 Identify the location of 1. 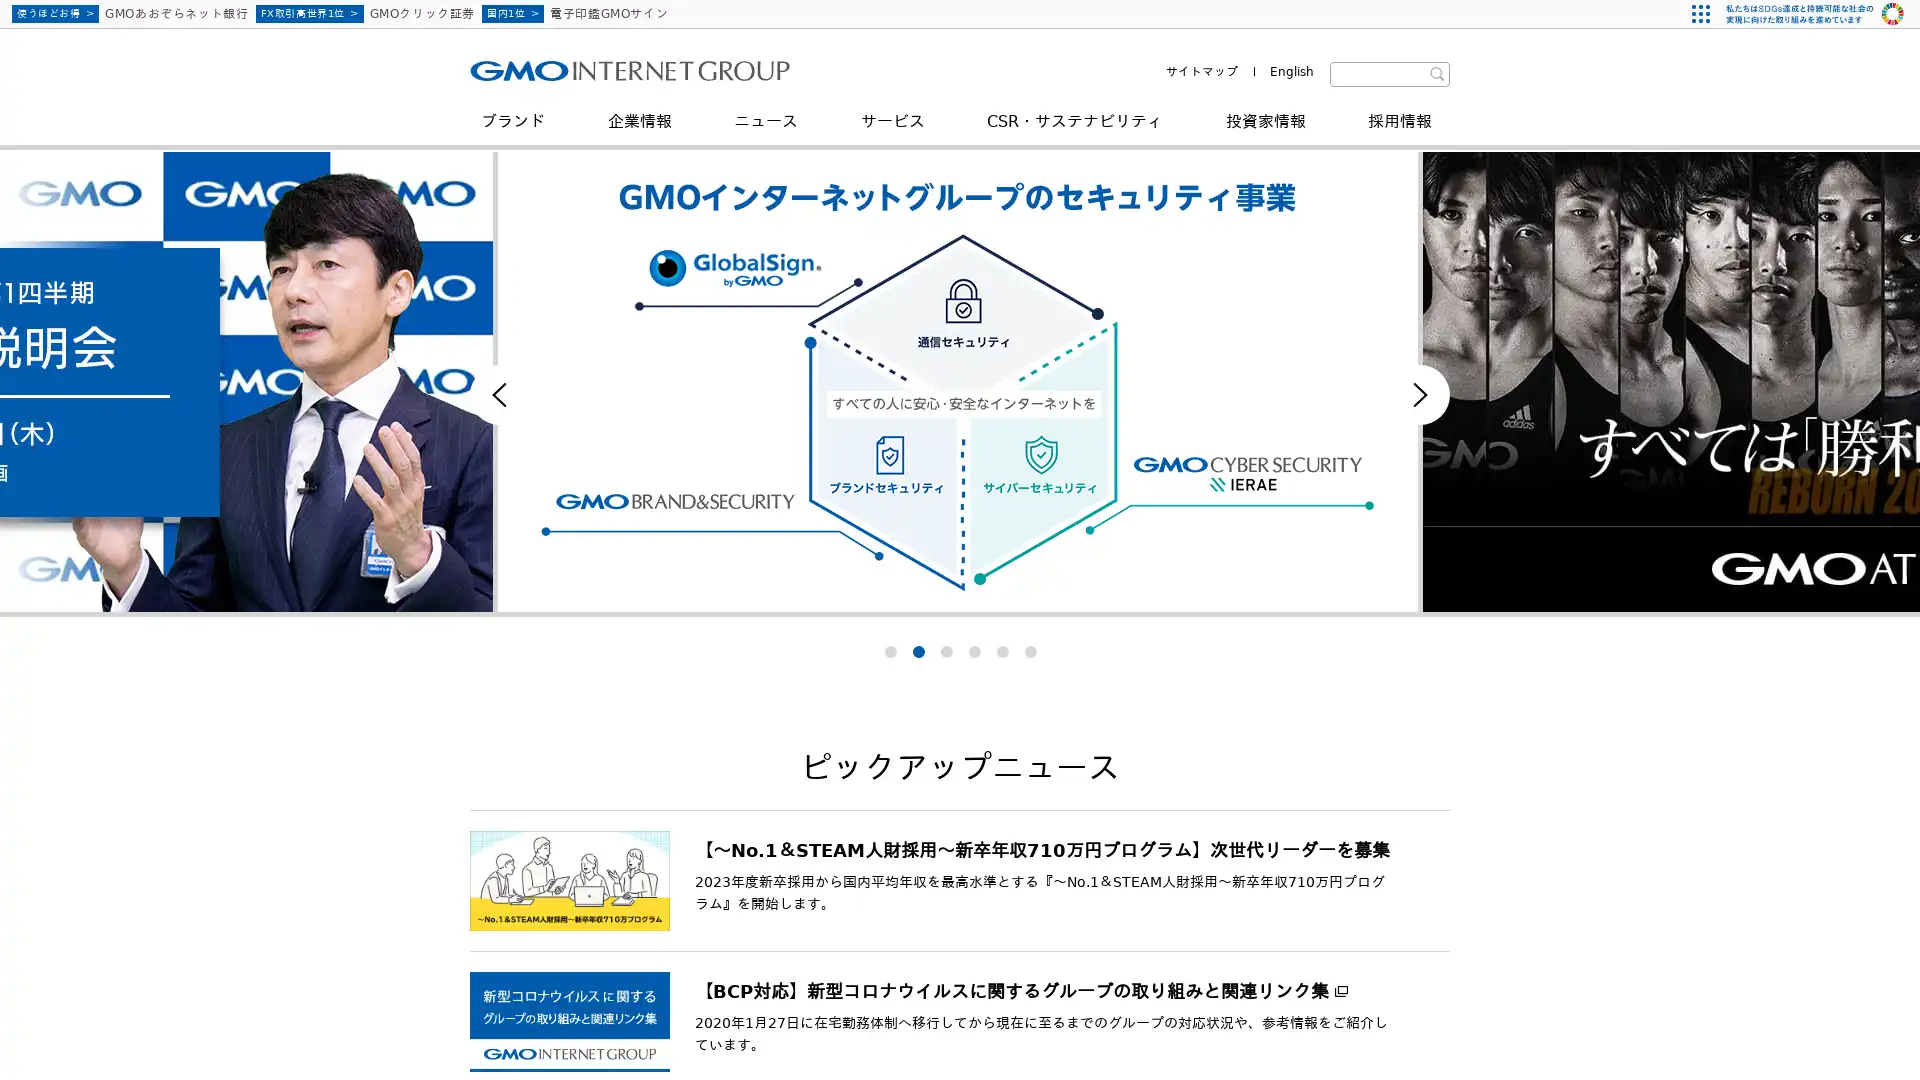
(888, 651).